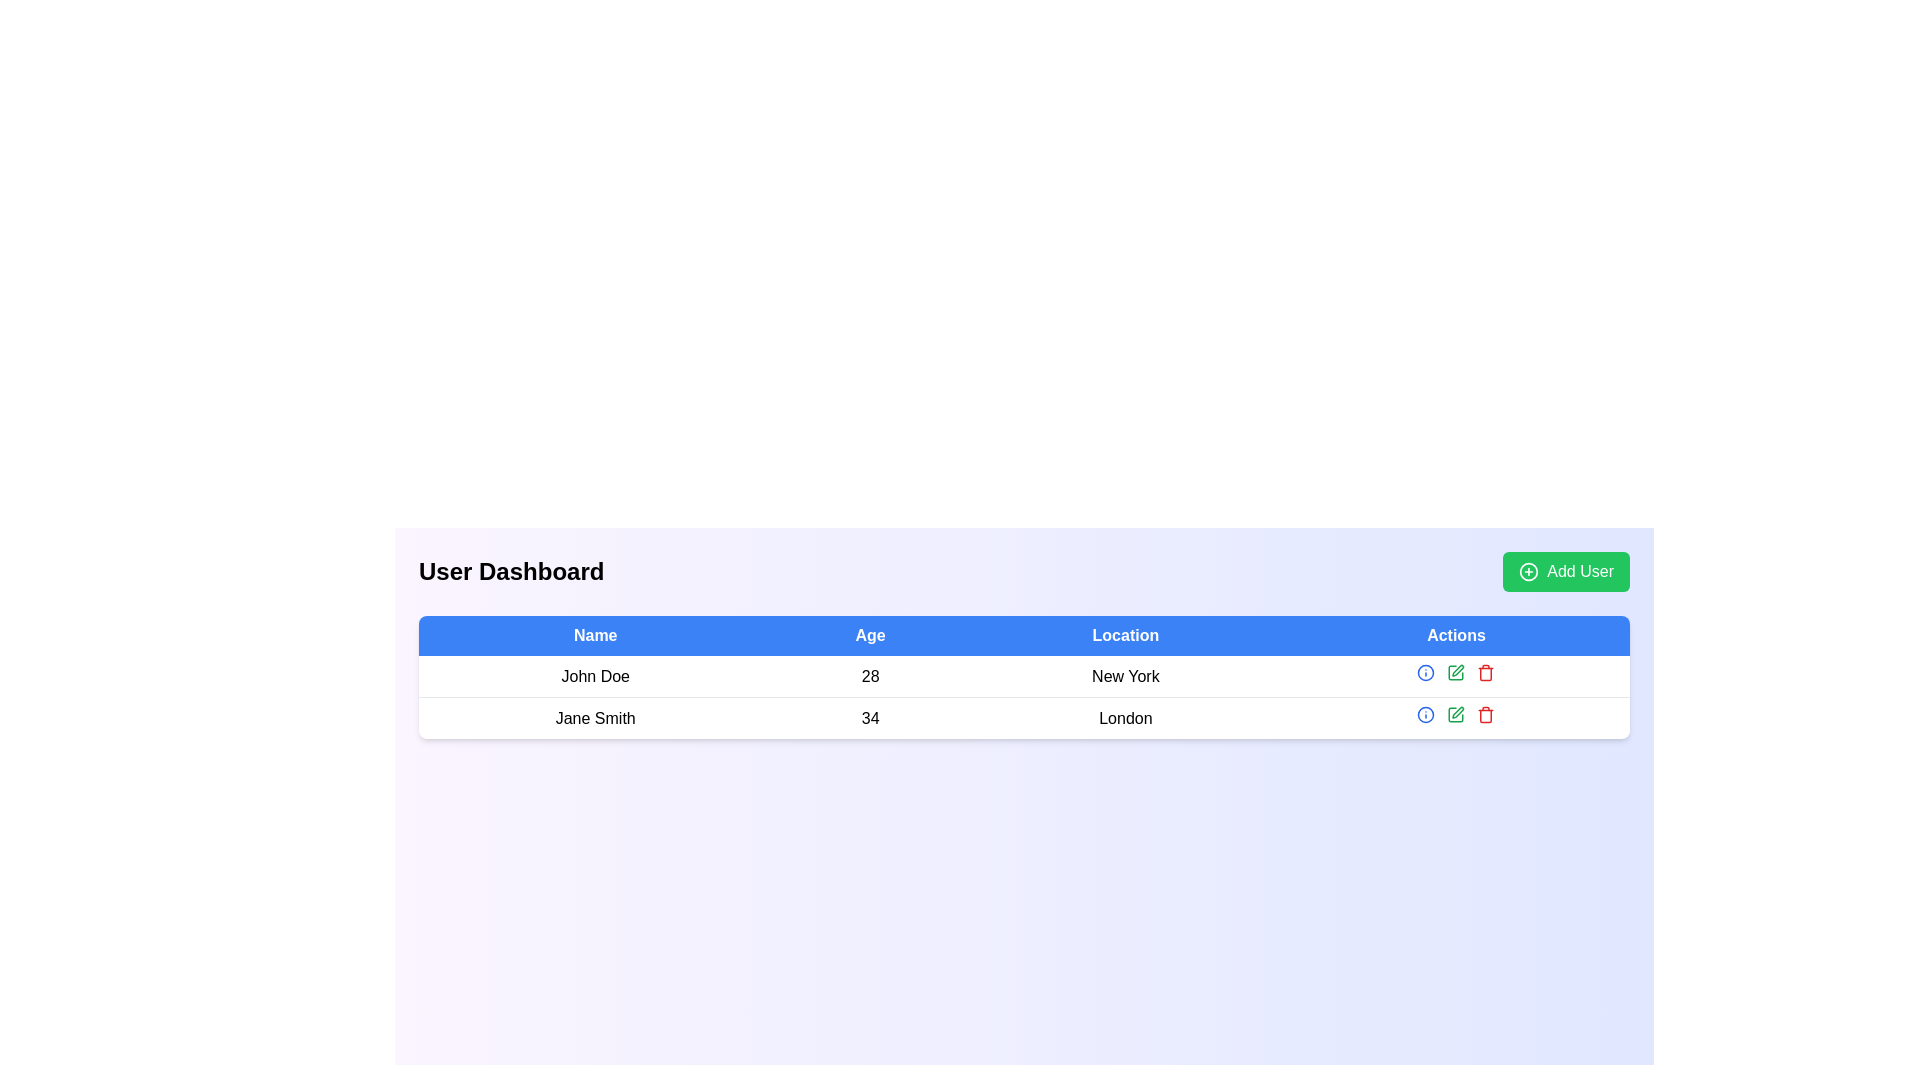 Image resolution: width=1920 pixels, height=1080 pixels. What do you see at coordinates (1456, 713) in the screenshot?
I see `the green pen icon in the 'Actions' column of the second row for user 'Jane Smith'` at bounding box center [1456, 713].